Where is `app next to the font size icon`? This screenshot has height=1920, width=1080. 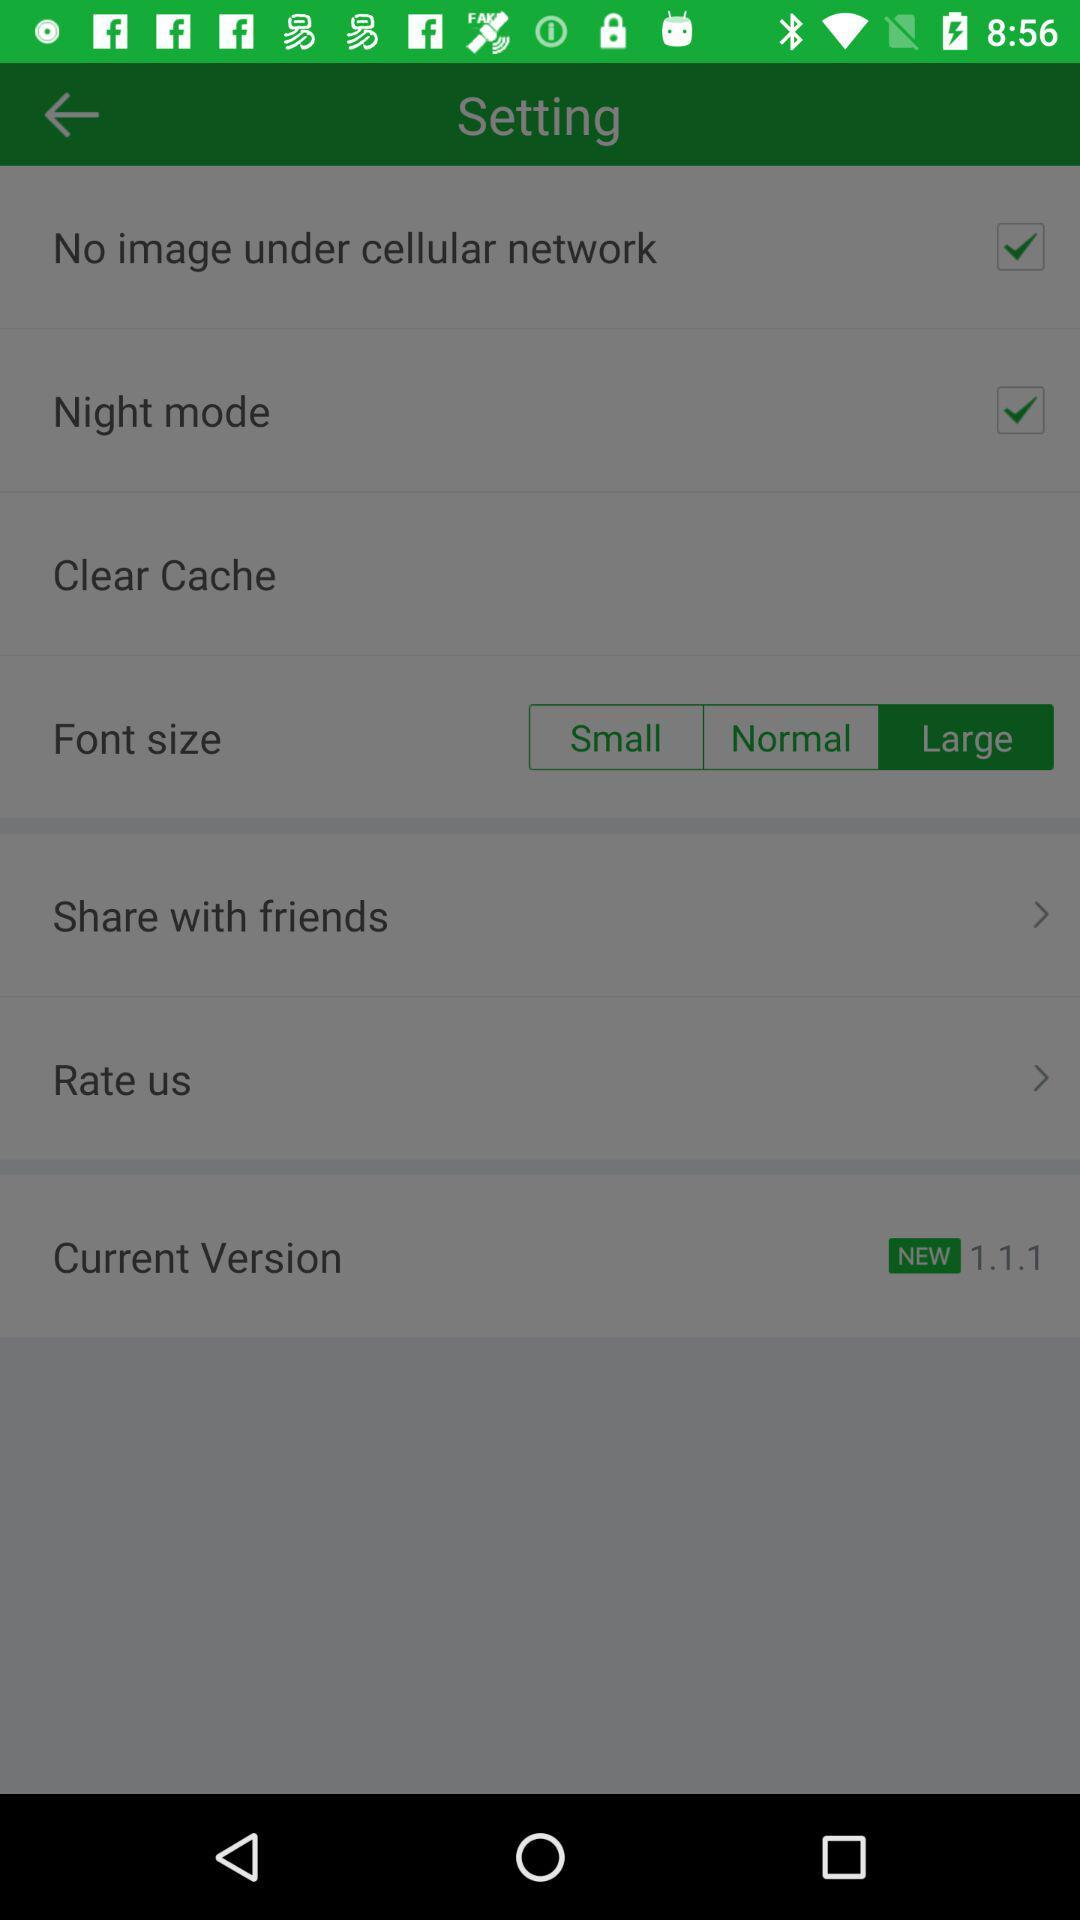
app next to the font size icon is located at coordinates (614, 736).